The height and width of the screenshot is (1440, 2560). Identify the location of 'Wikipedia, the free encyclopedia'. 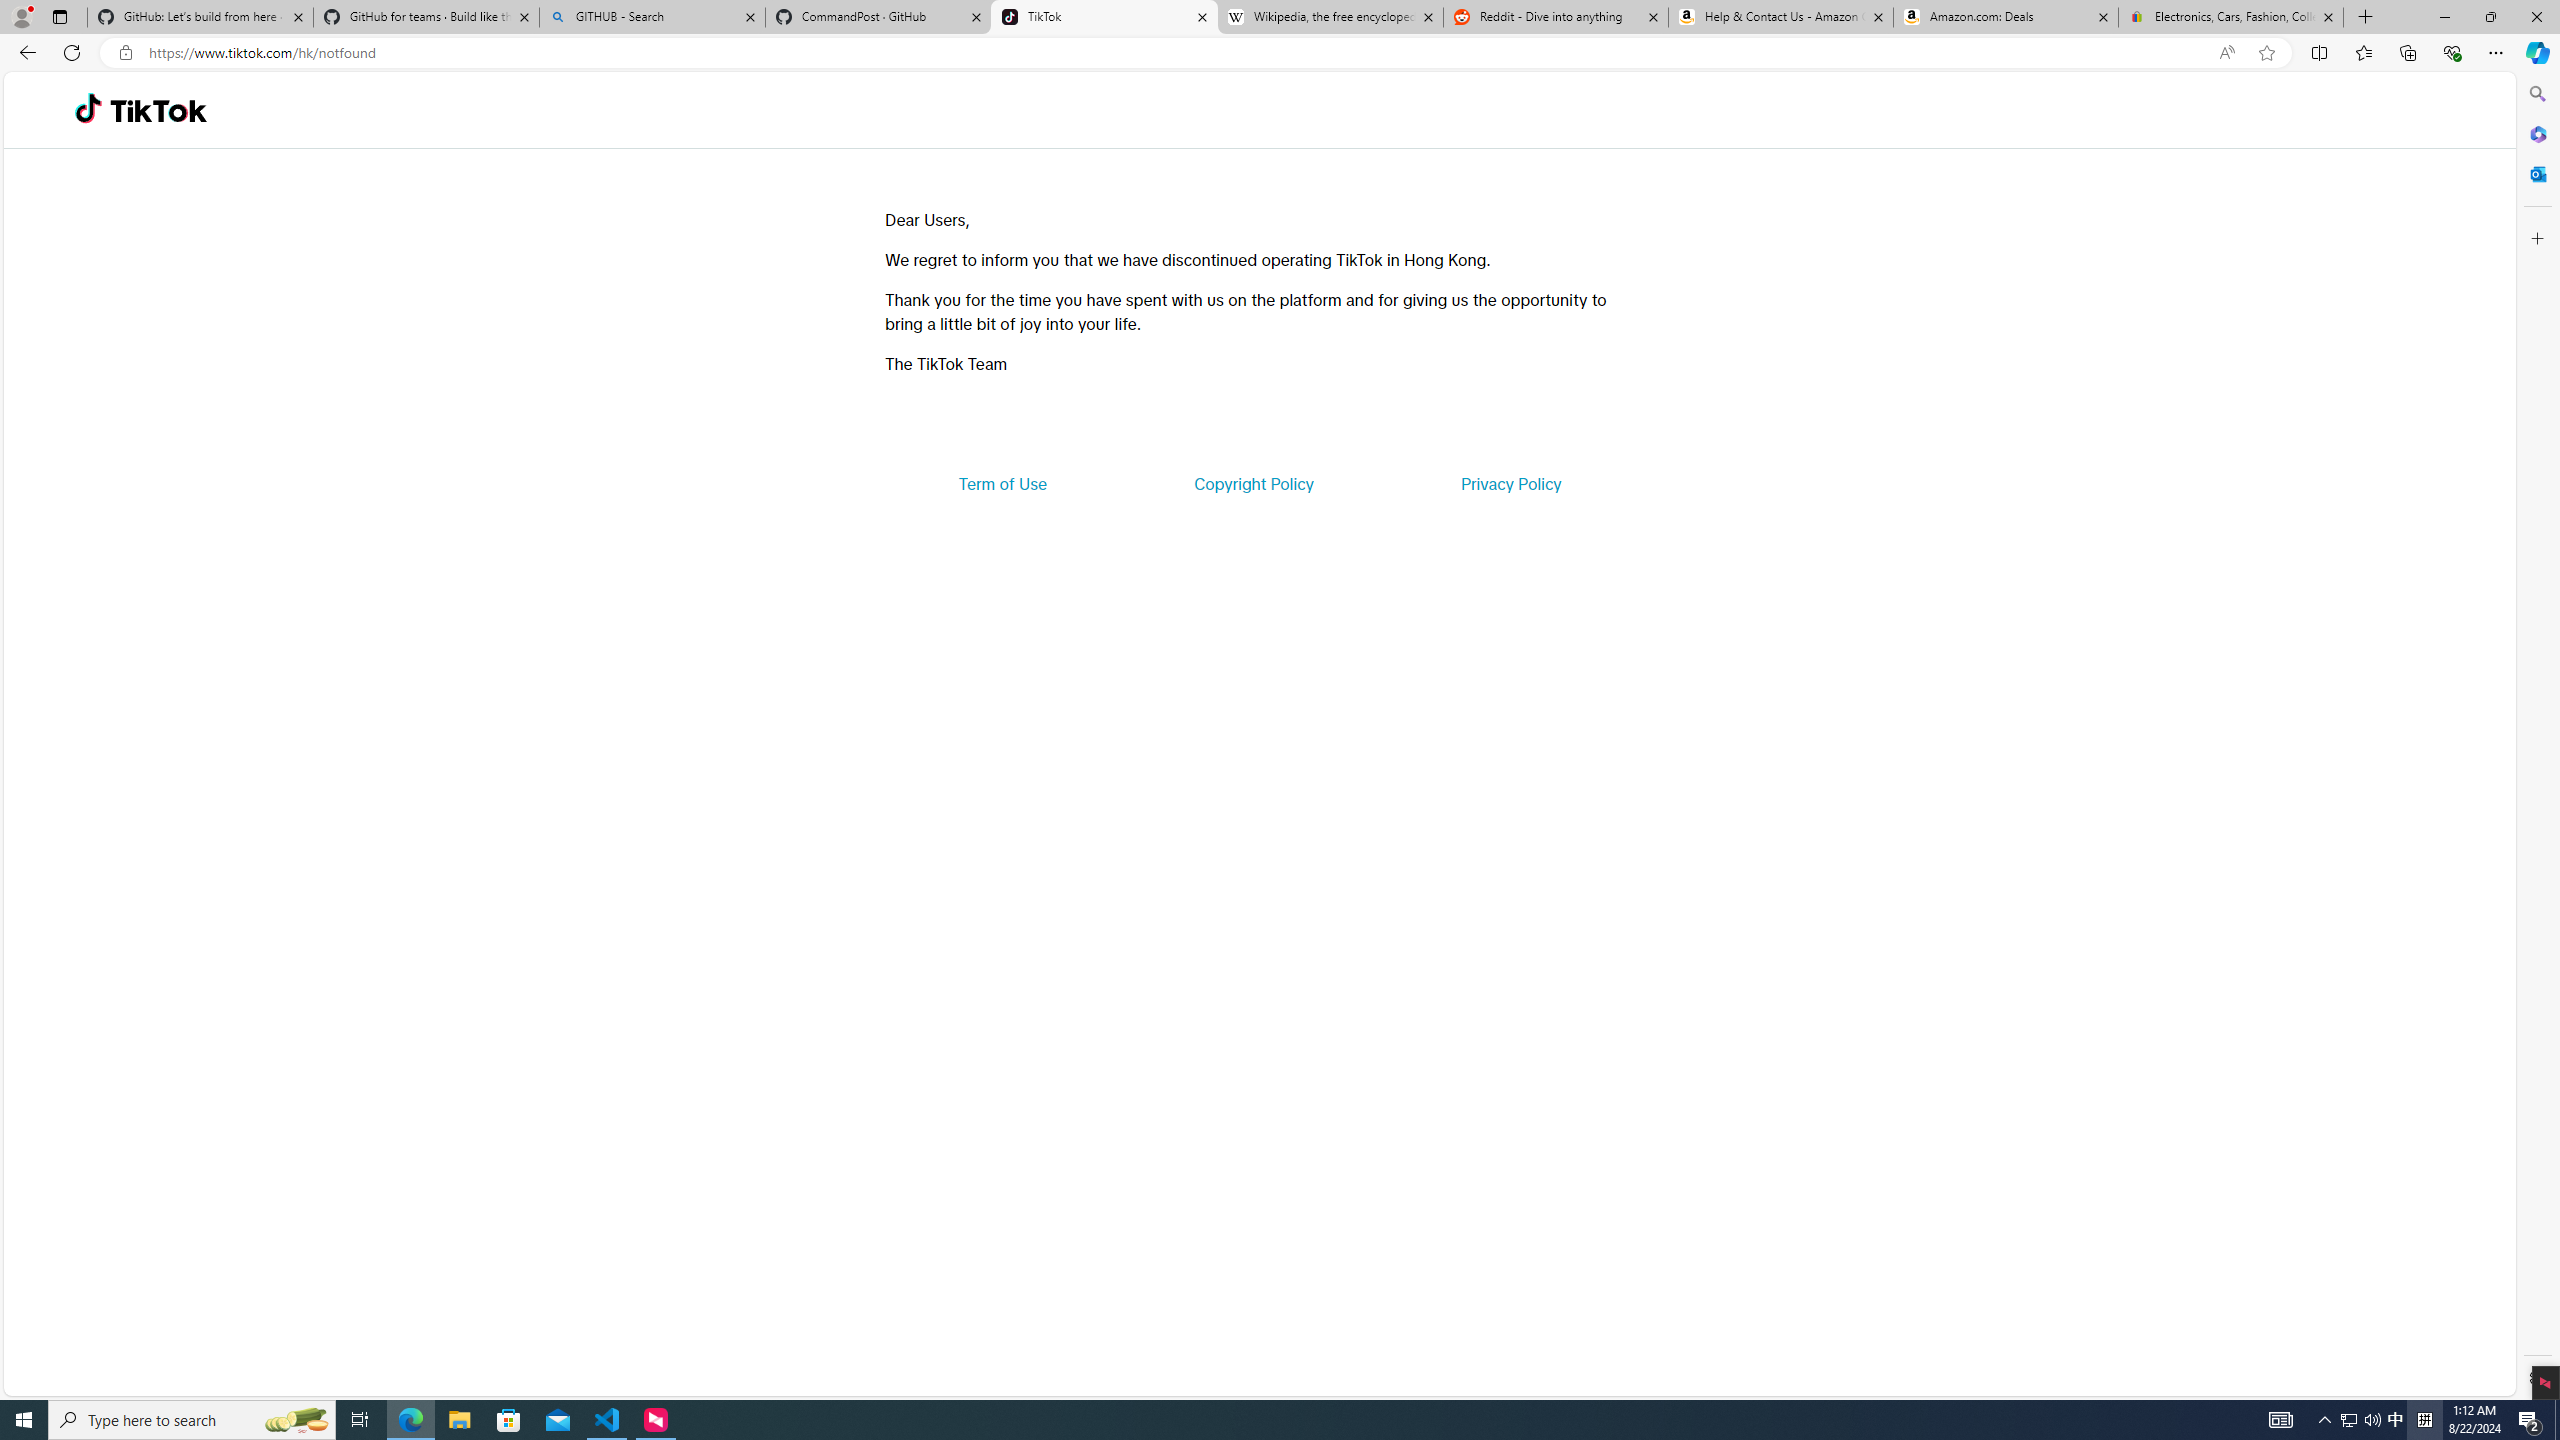
(1328, 16).